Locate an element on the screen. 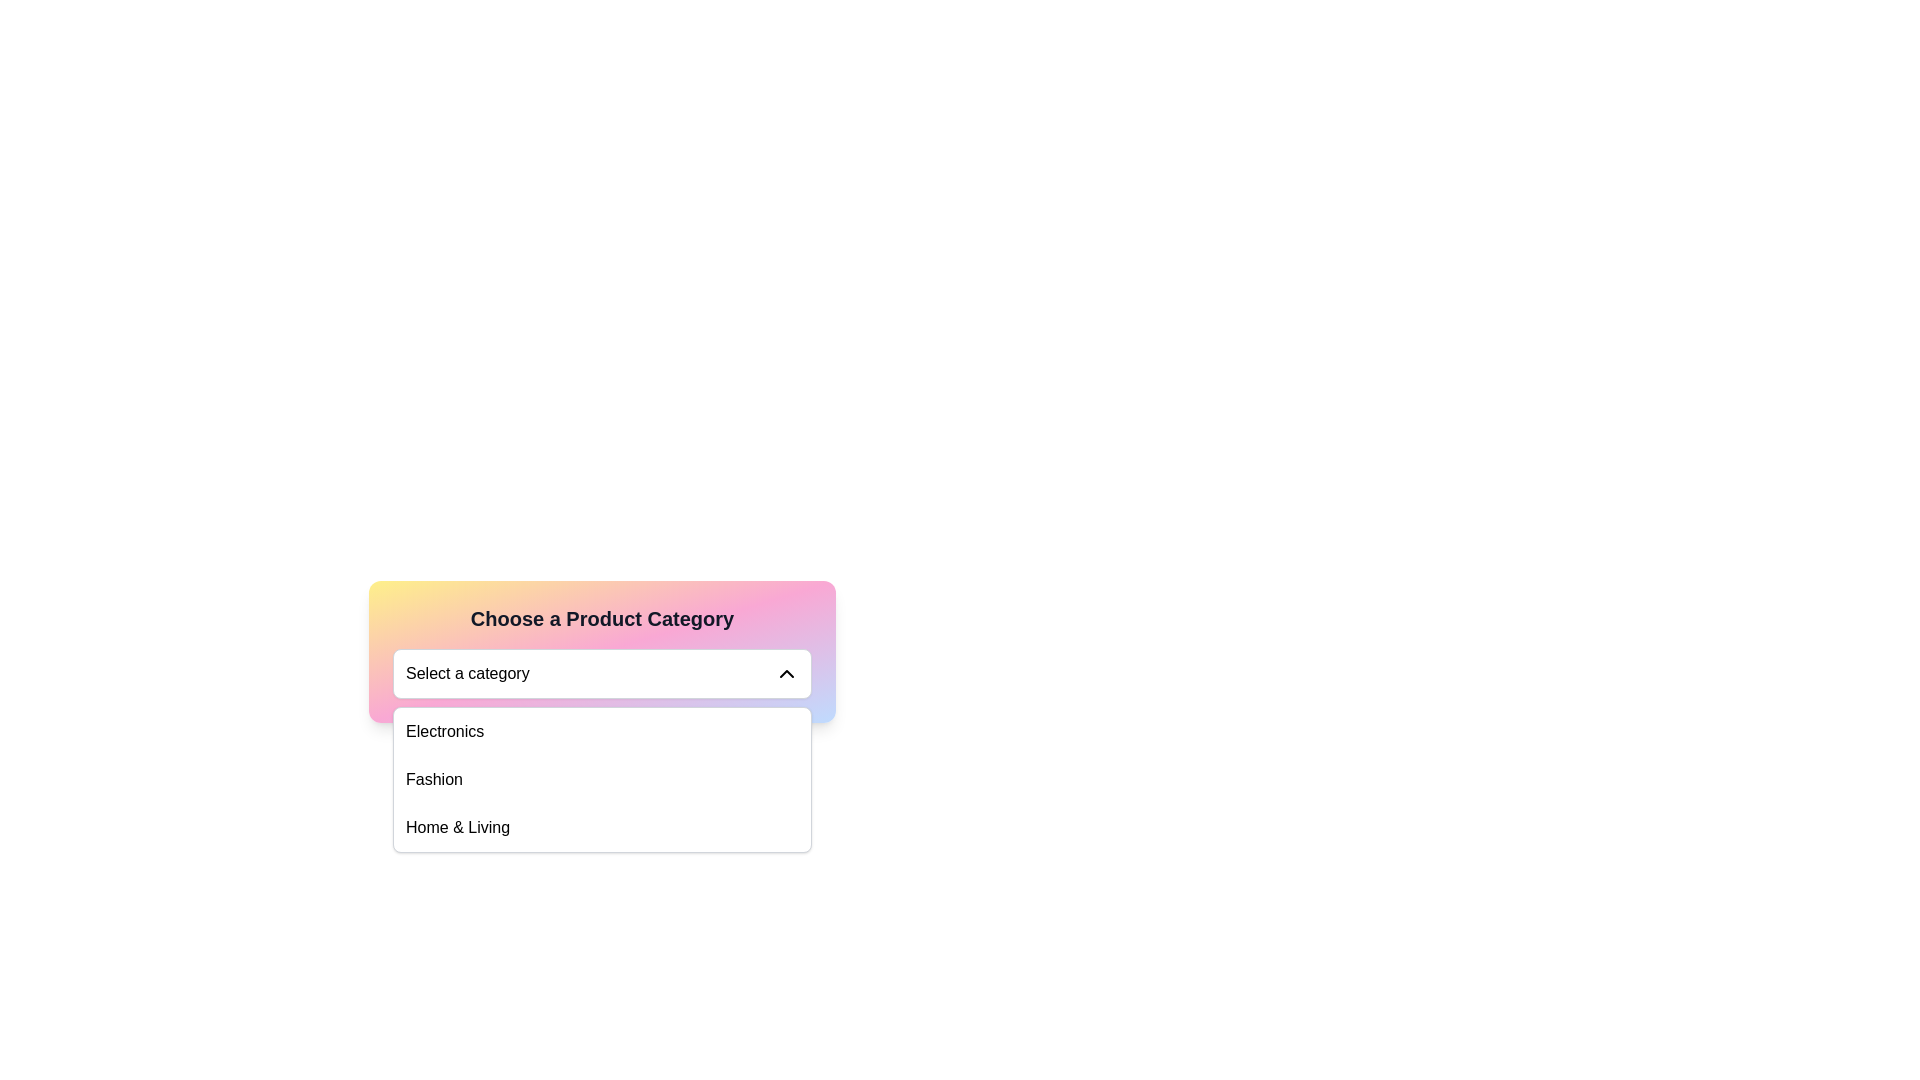 The width and height of the screenshot is (1920, 1080). the icon next to the 'Select a category' dropdown button is located at coordinates (786, 674).